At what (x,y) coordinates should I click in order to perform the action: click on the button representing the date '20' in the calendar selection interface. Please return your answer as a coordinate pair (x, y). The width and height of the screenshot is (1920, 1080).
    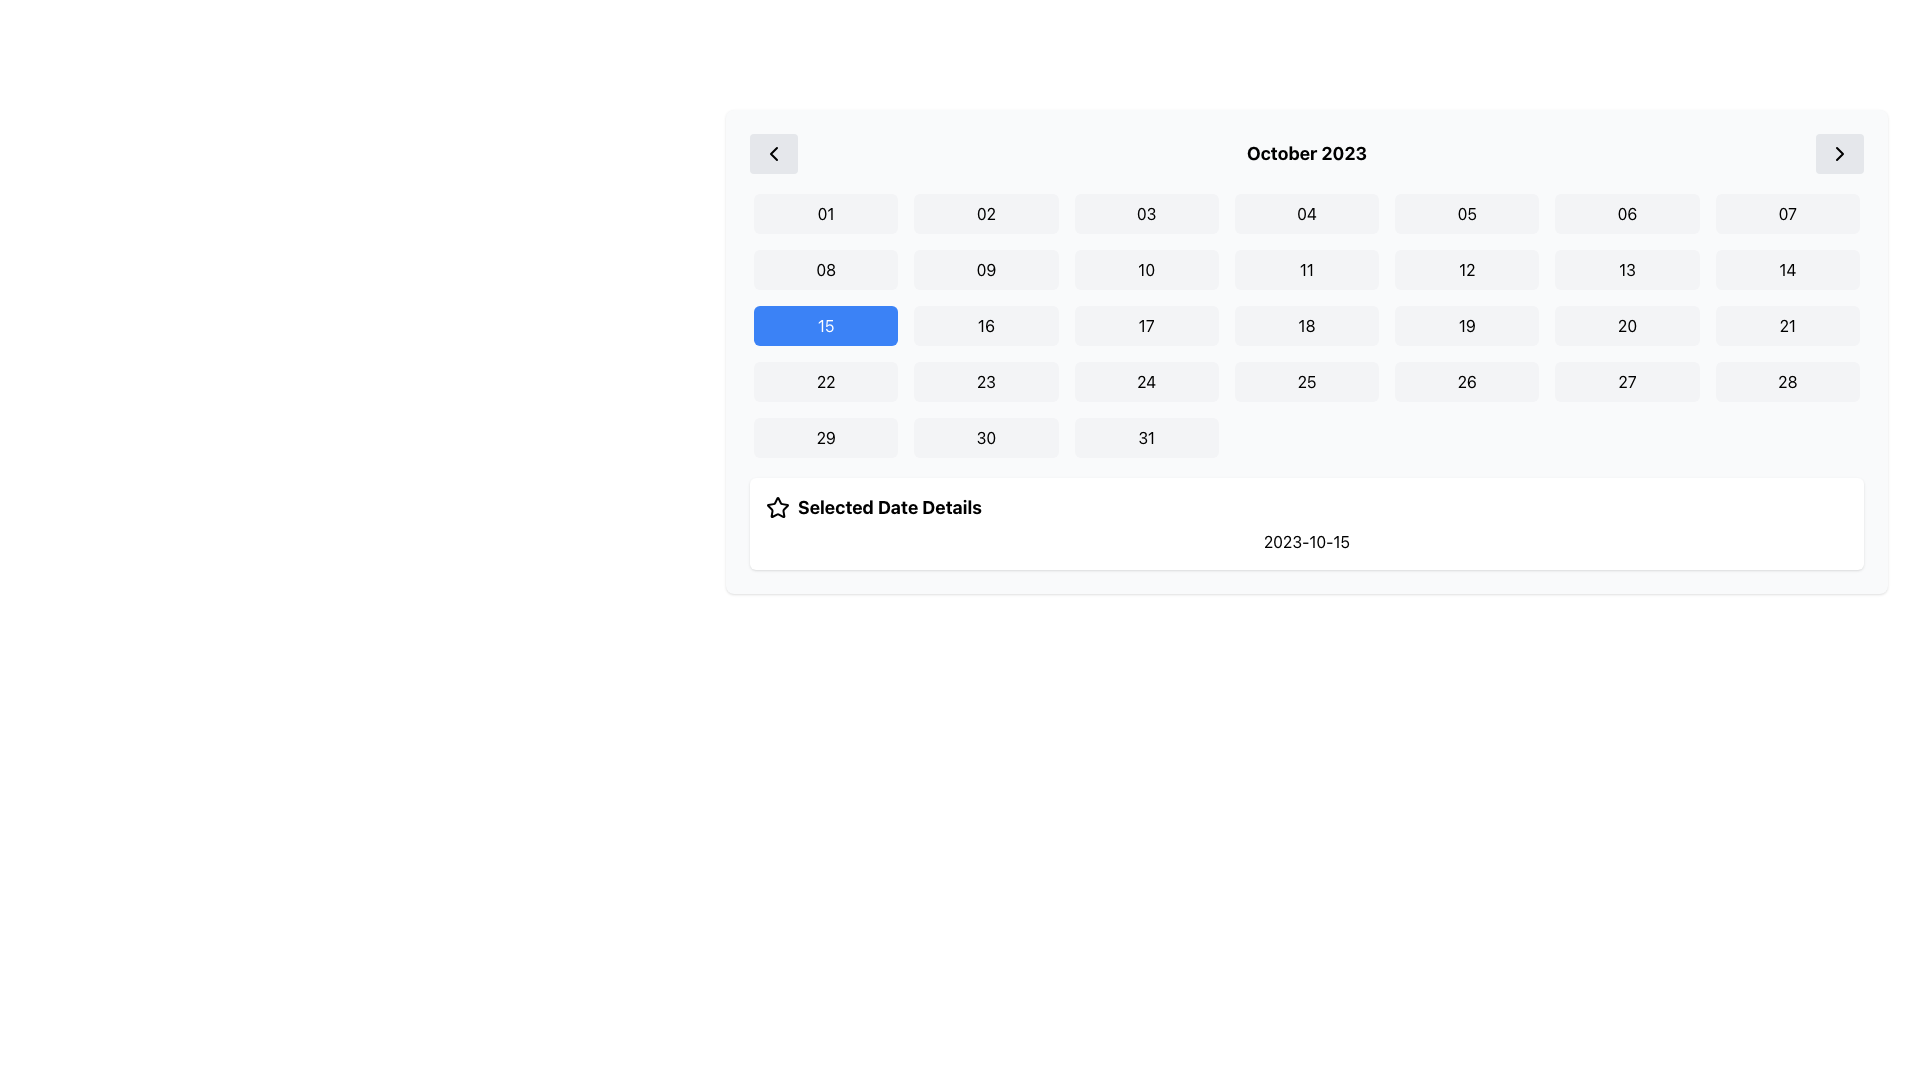
    Looking at the image, I should click on (1627, 325).